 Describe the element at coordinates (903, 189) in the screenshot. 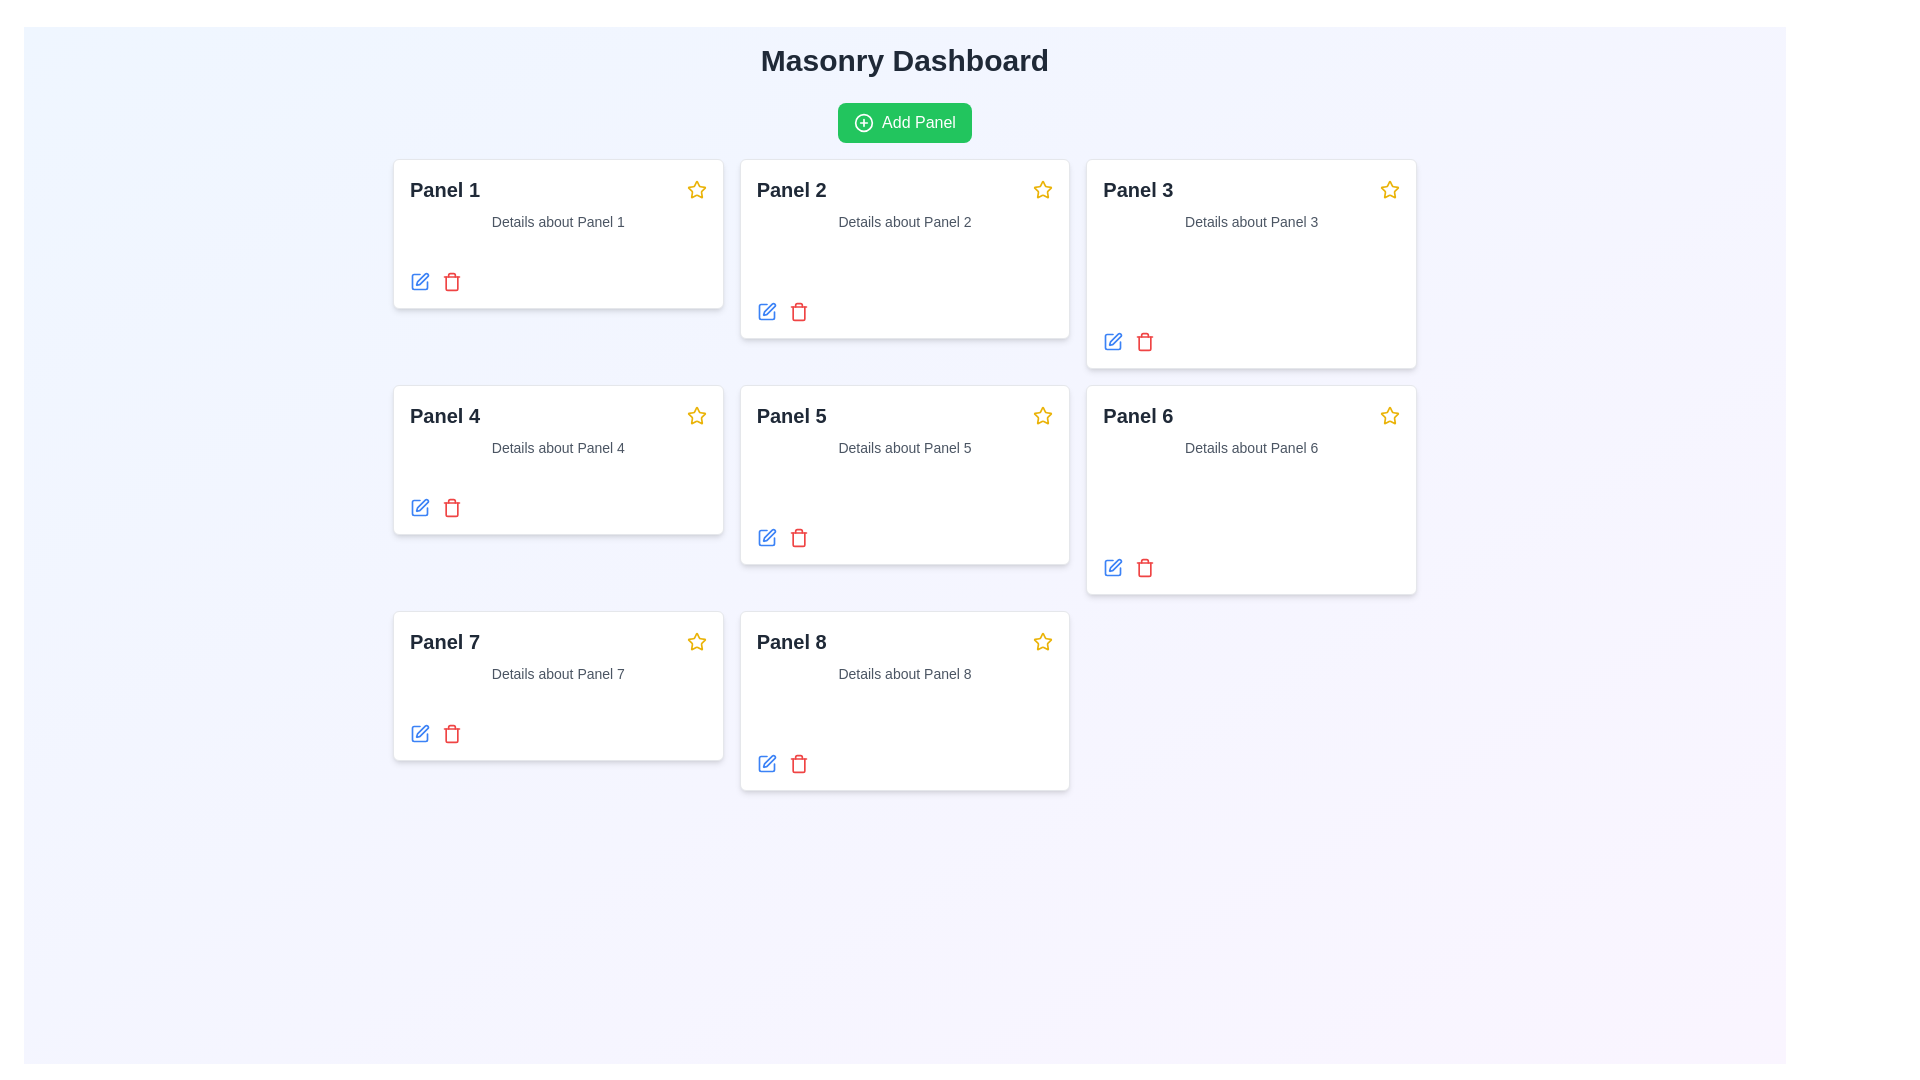

I see `Text Label header for 'Panel 2' which serves as the title for the corresponding panel, positioned in the second column of the first row of the grid layout` at that location.